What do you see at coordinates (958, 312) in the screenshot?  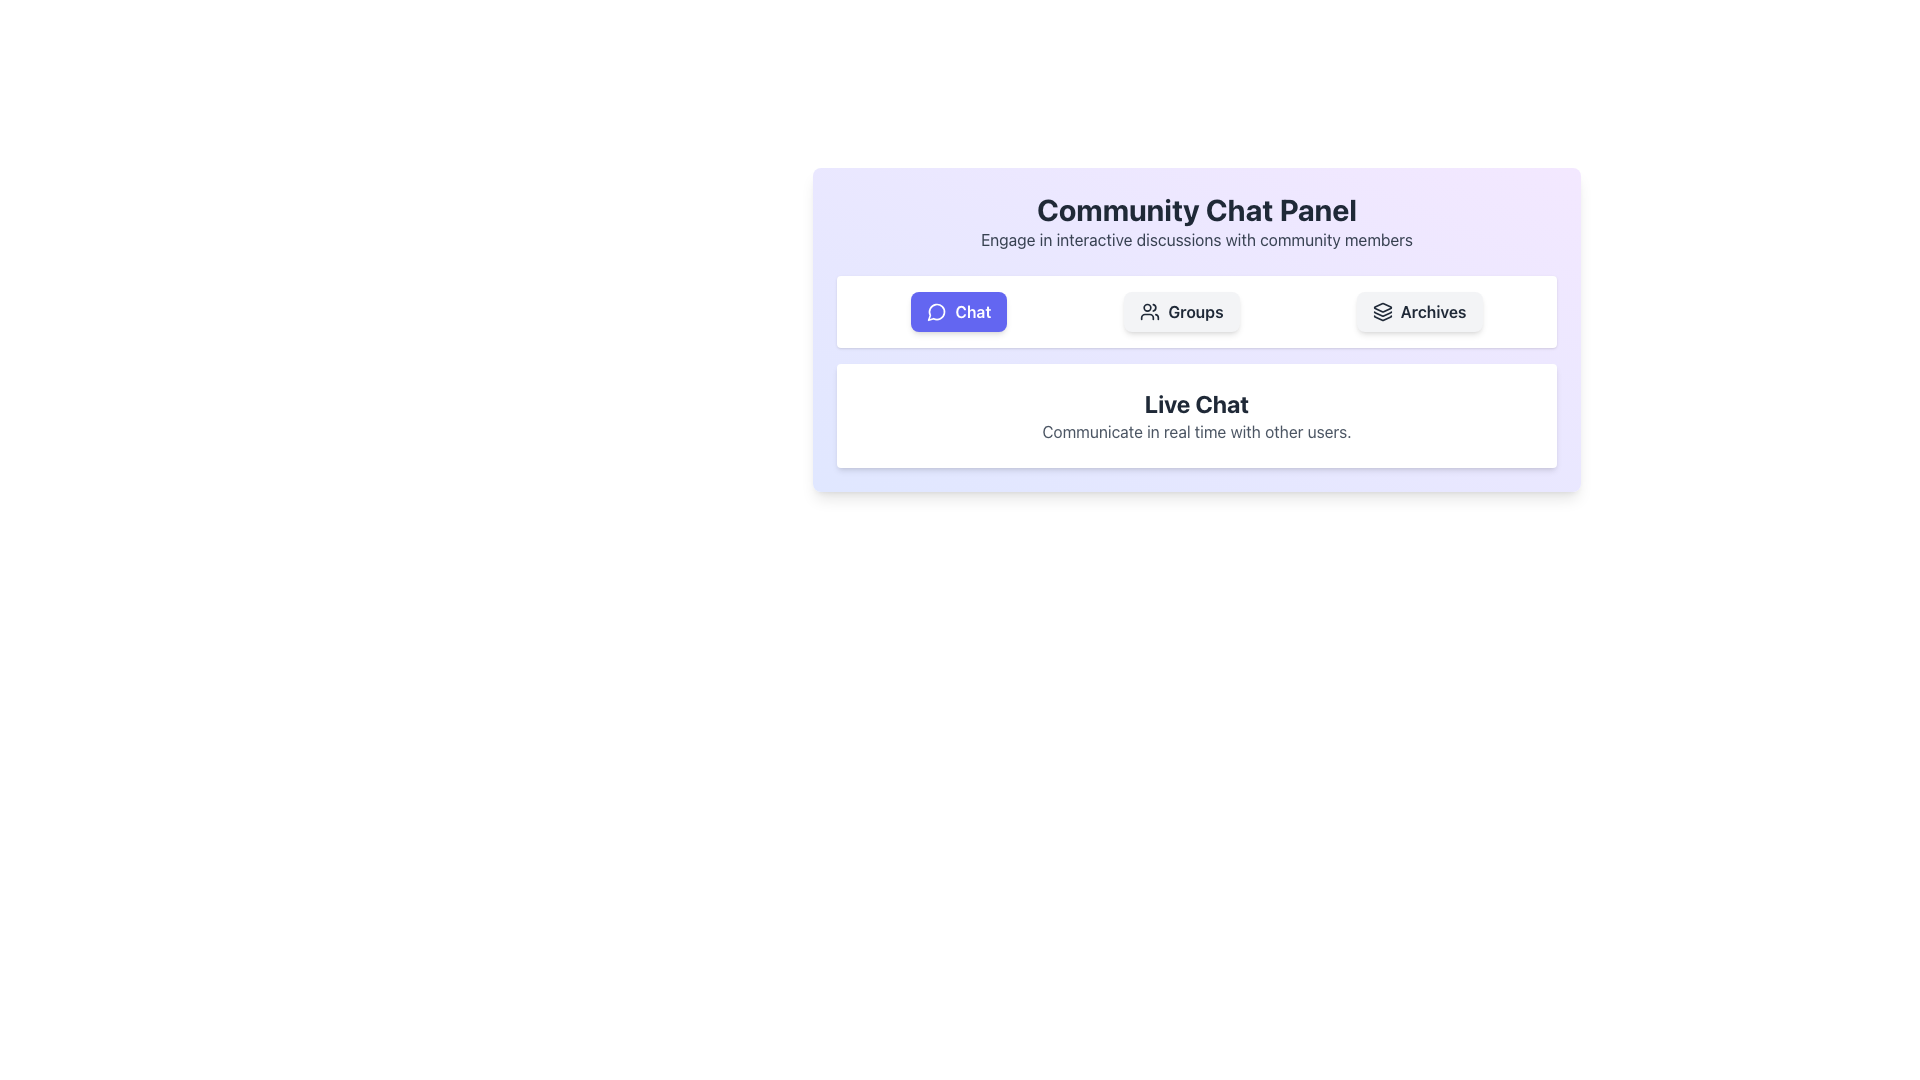 I see `the vibrant indigo 'Chat' button with a white chat bubble icon` at bounding box center [958, 312].